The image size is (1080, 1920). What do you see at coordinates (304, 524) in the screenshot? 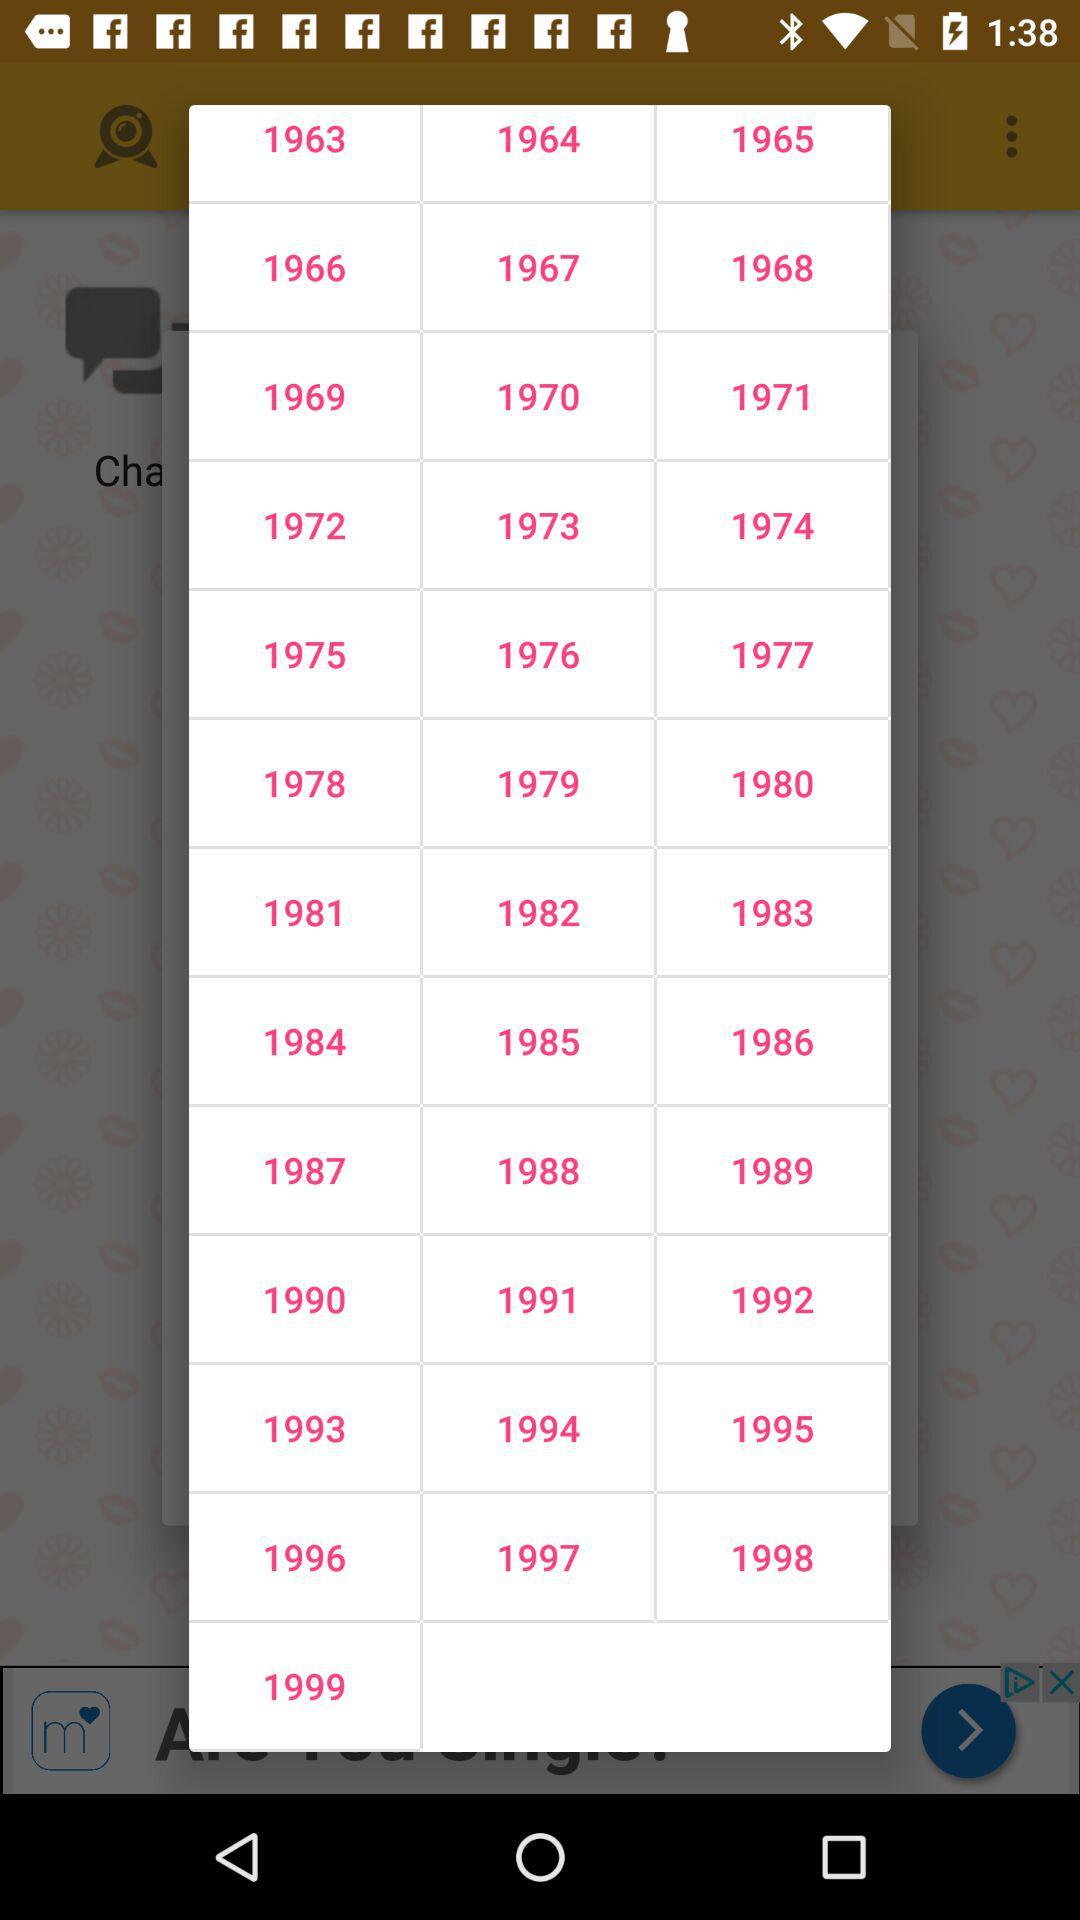
I see `icon above 1975` at bounding box center [304, 524].